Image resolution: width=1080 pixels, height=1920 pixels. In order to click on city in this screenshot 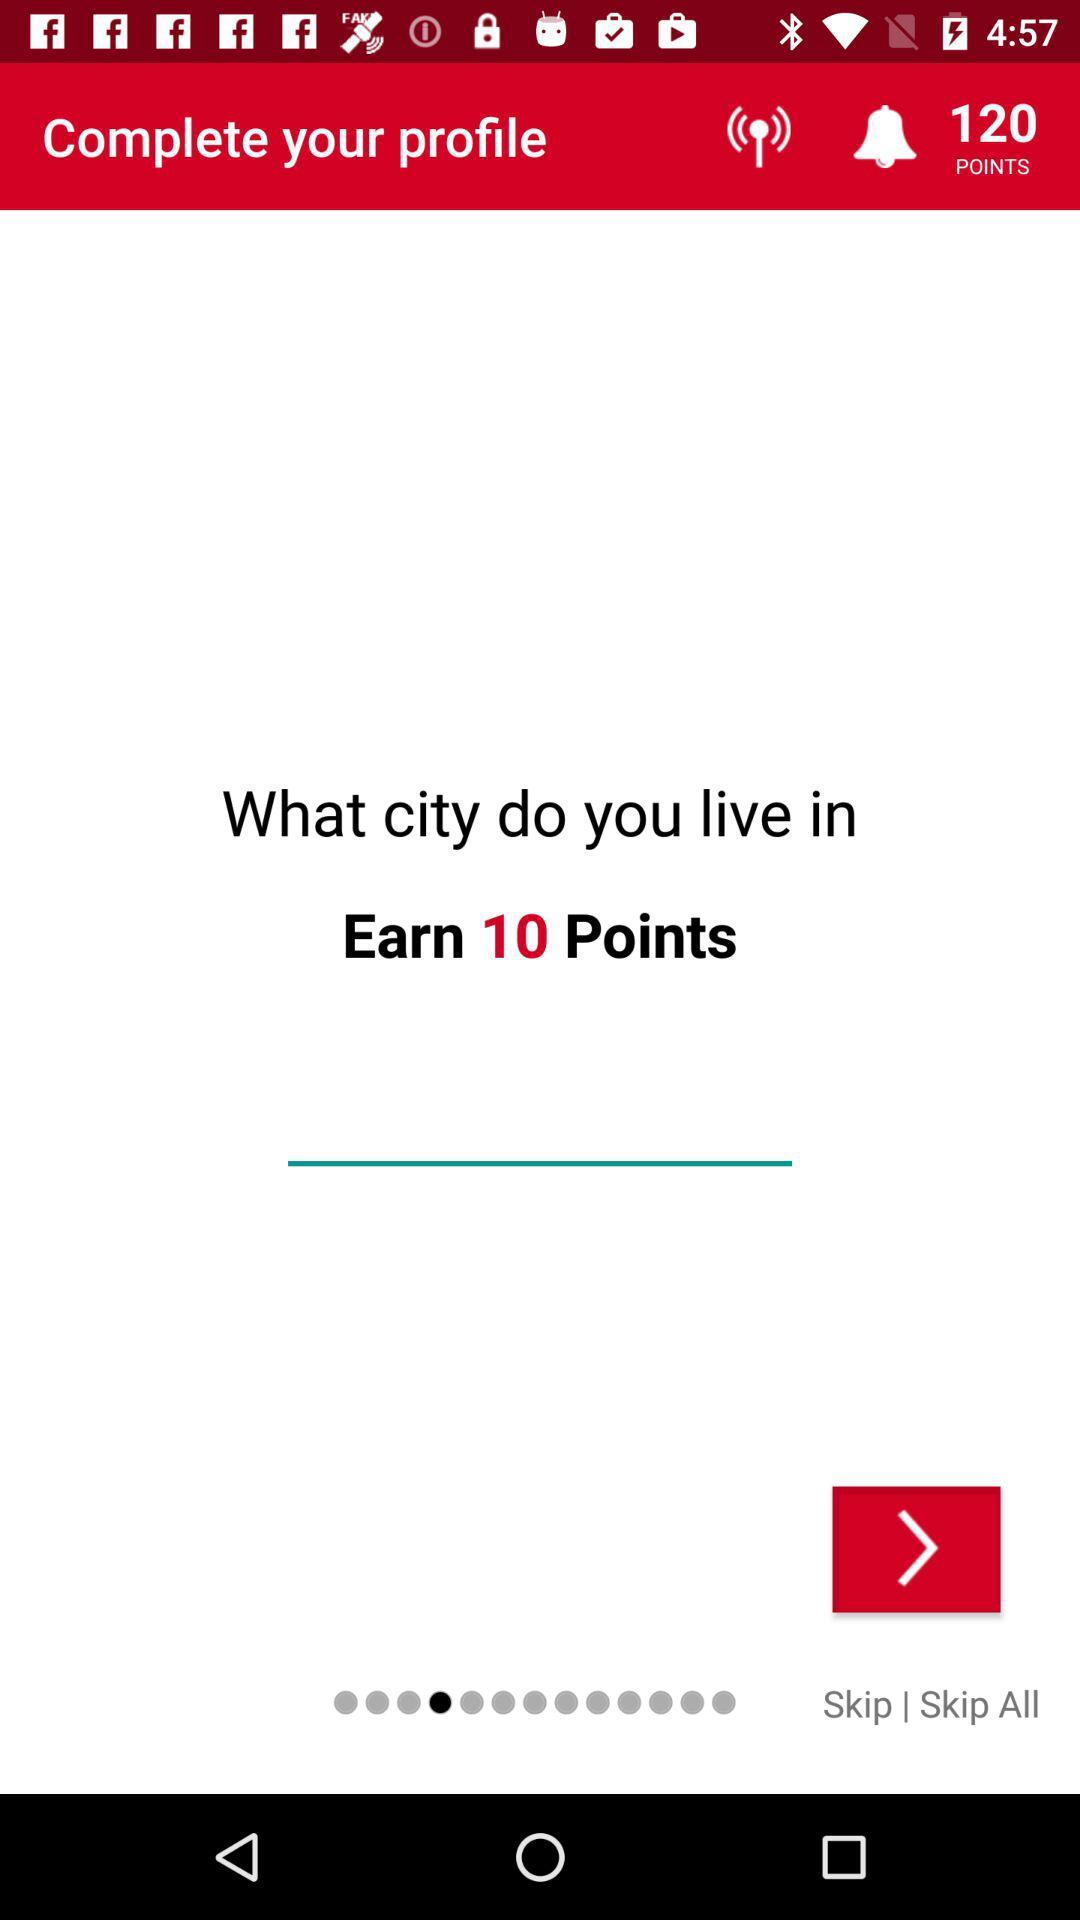, I will do `click(540, 1131)`.